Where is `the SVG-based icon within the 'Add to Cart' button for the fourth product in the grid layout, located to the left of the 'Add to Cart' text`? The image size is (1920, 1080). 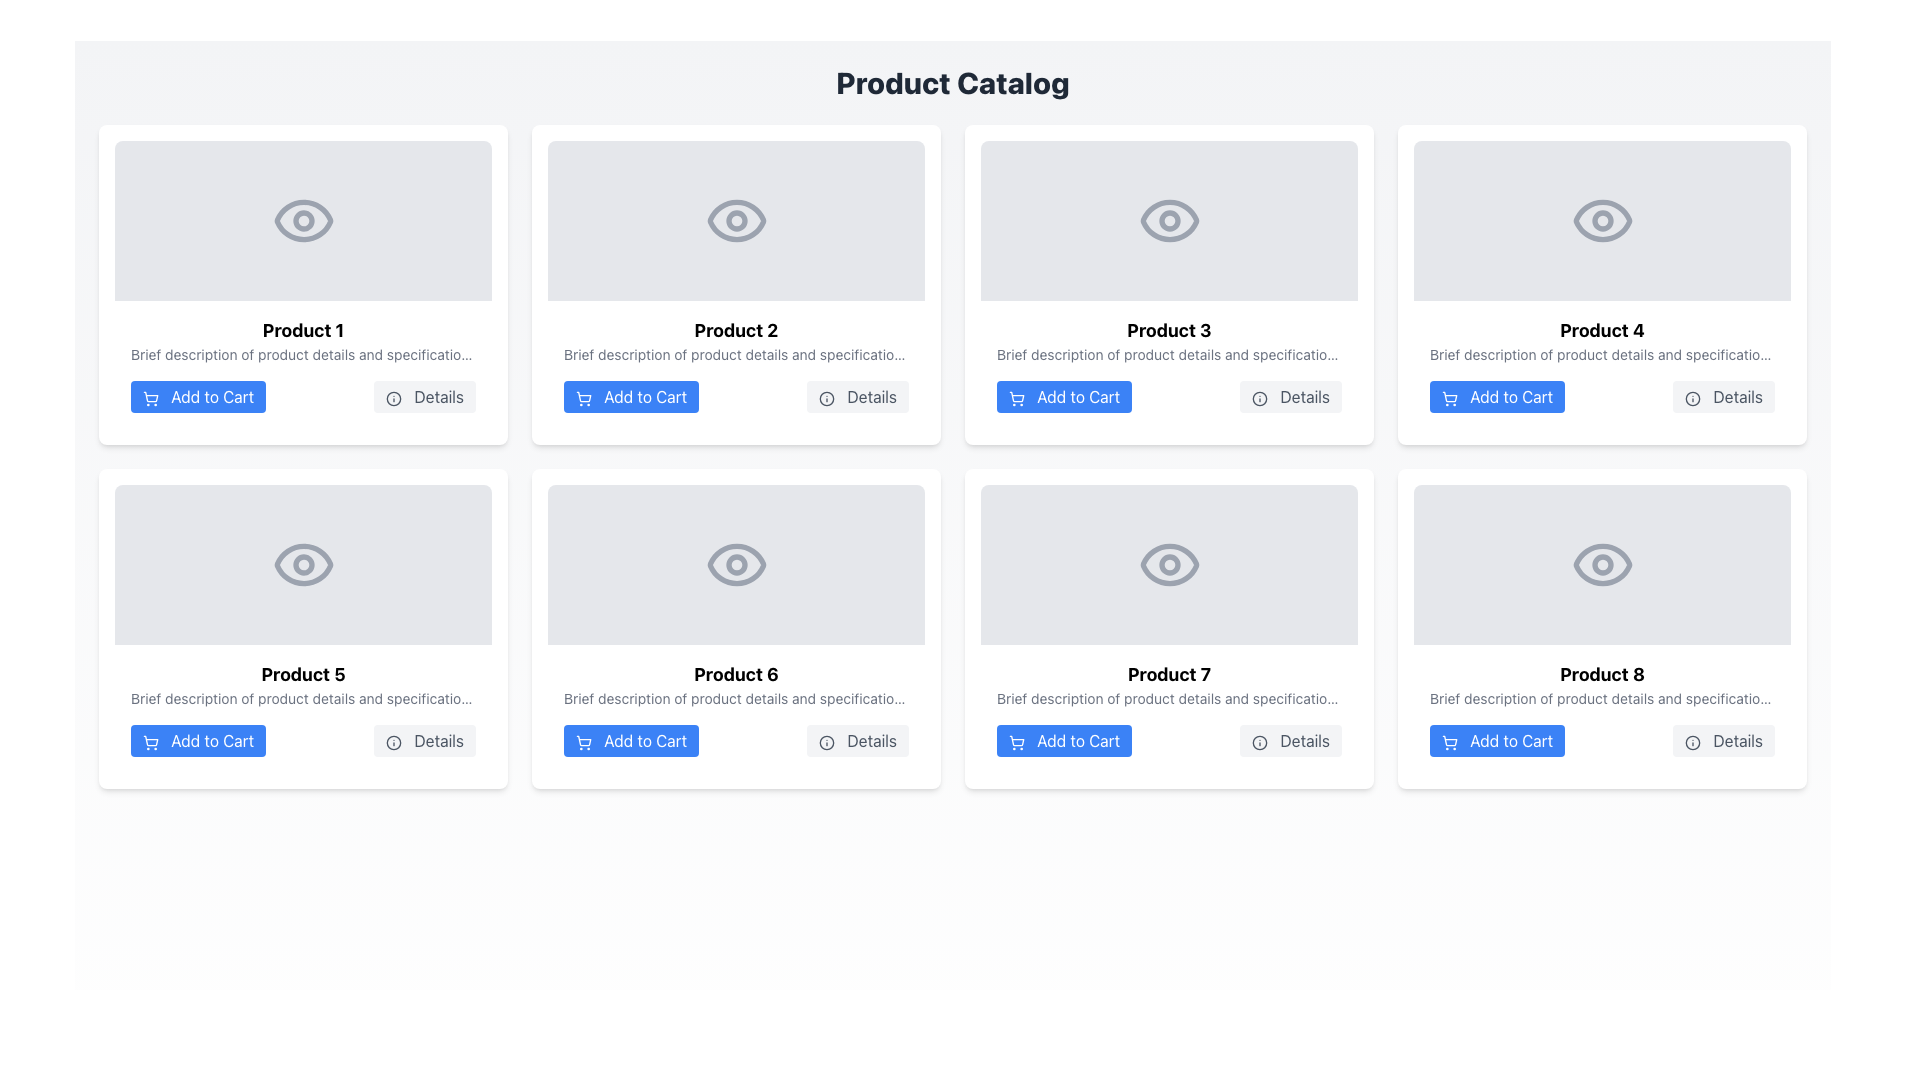
the SVG-based icon within the 'Add to Cart' button for the fourth product in the grid layout, located to the left of the 'Add to Cart' text is located at coordinates (1449, 397).